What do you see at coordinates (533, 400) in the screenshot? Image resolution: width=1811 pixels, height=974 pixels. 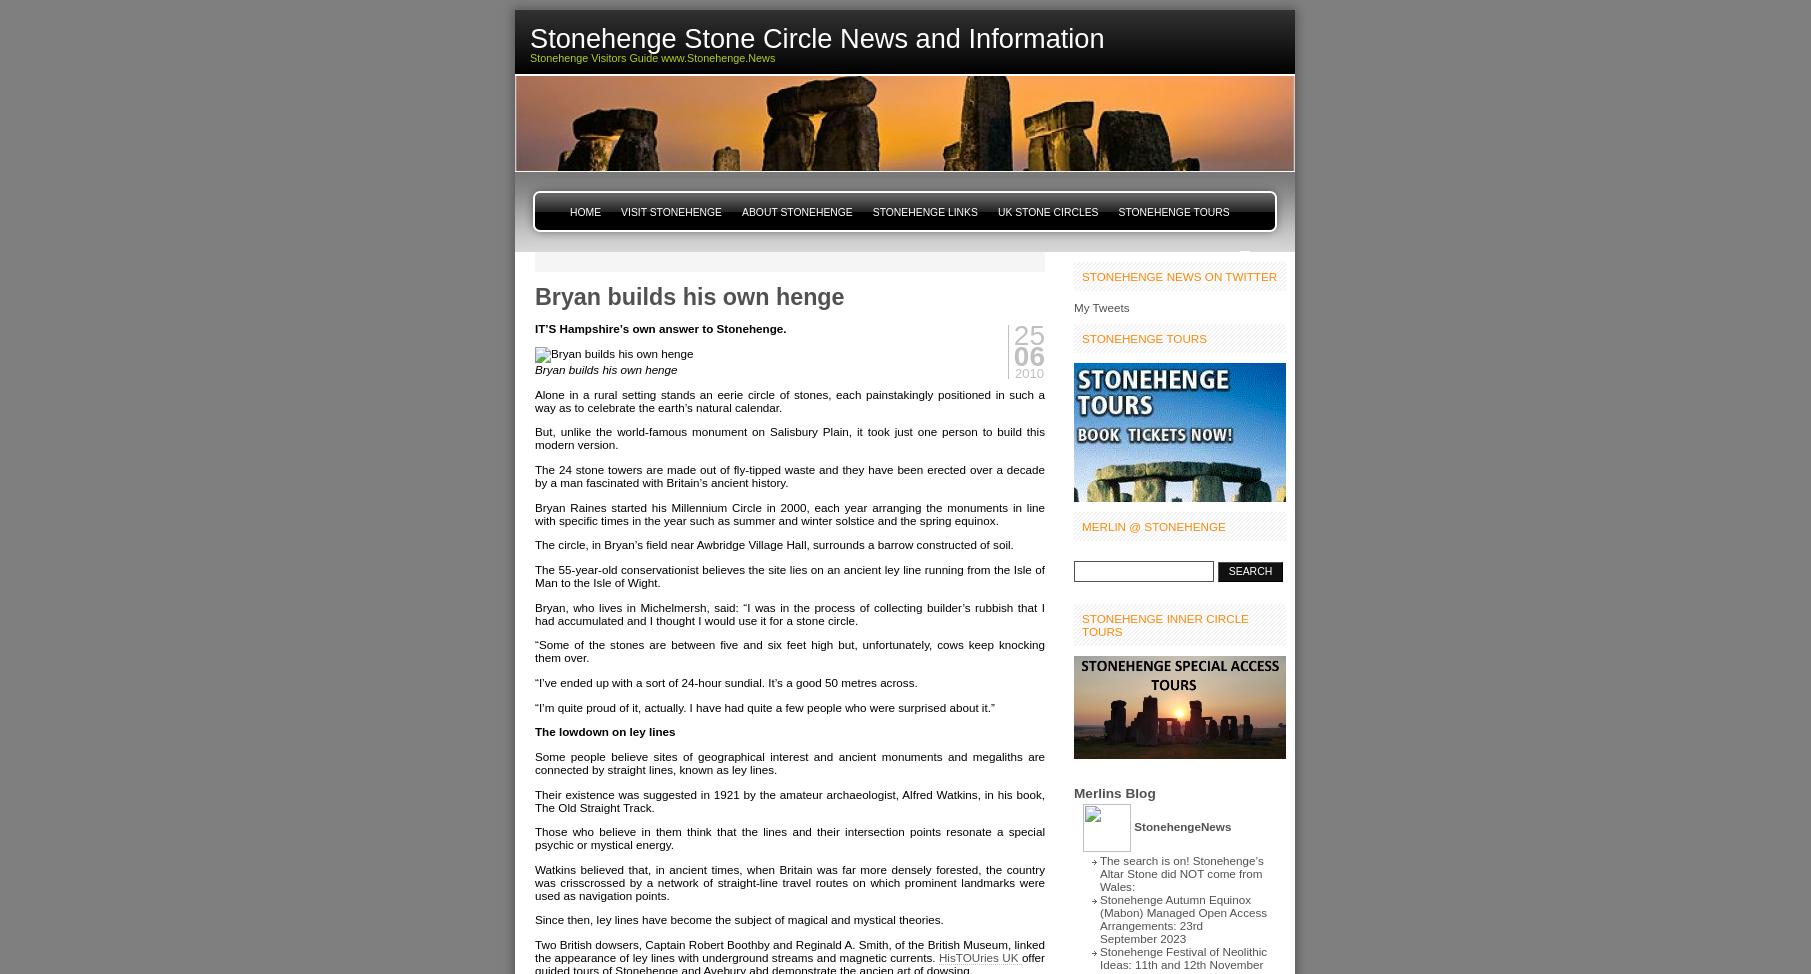 I see `'Alone in a rural setting stands an eerie circle of stones, each painstakingly positioned in such a way as to celebrate the earth’s natural calendar.'` at bounding box center [533, 400].